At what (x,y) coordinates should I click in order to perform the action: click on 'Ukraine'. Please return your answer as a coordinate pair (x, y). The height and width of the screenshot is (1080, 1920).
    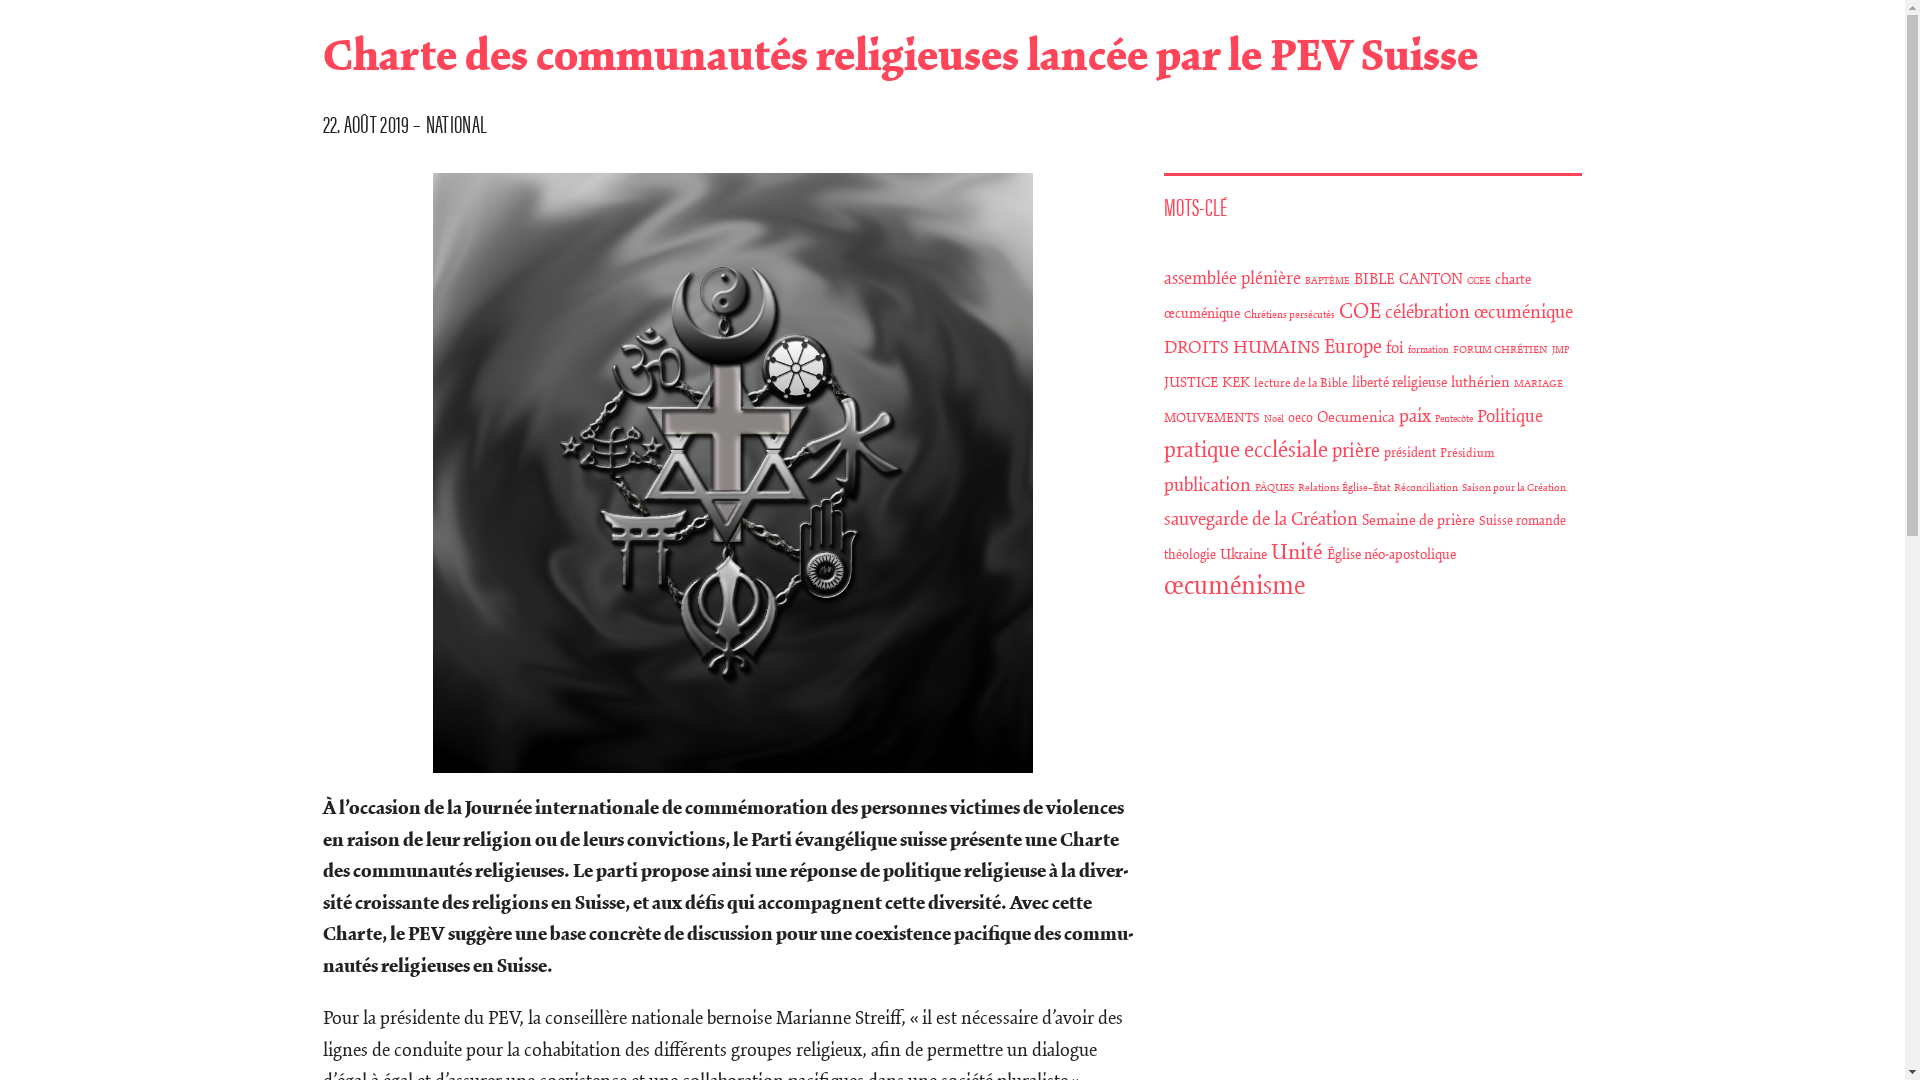
    Looking at the image, I should click on (1218, 555).